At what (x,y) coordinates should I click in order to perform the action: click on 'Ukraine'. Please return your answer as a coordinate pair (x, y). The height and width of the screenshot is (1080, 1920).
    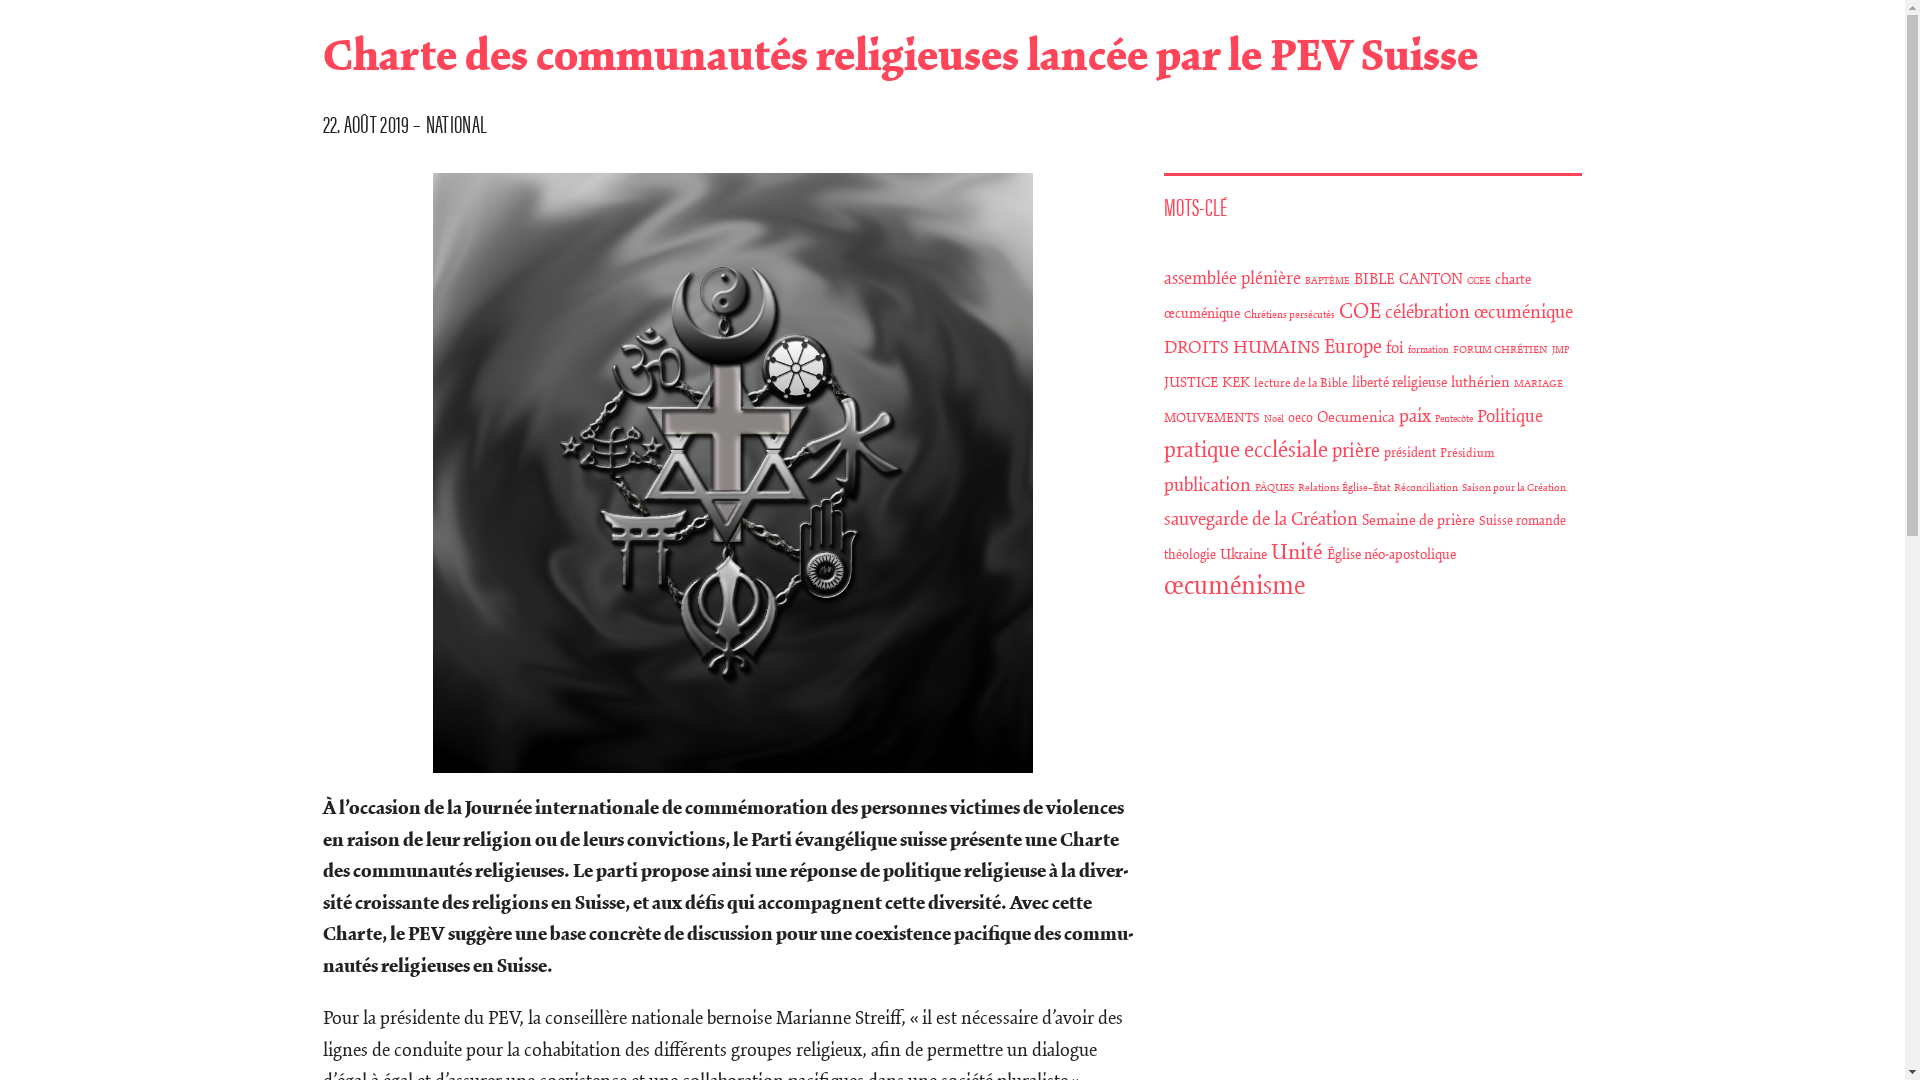
    Looking at the image, I should click on (1218, 555).